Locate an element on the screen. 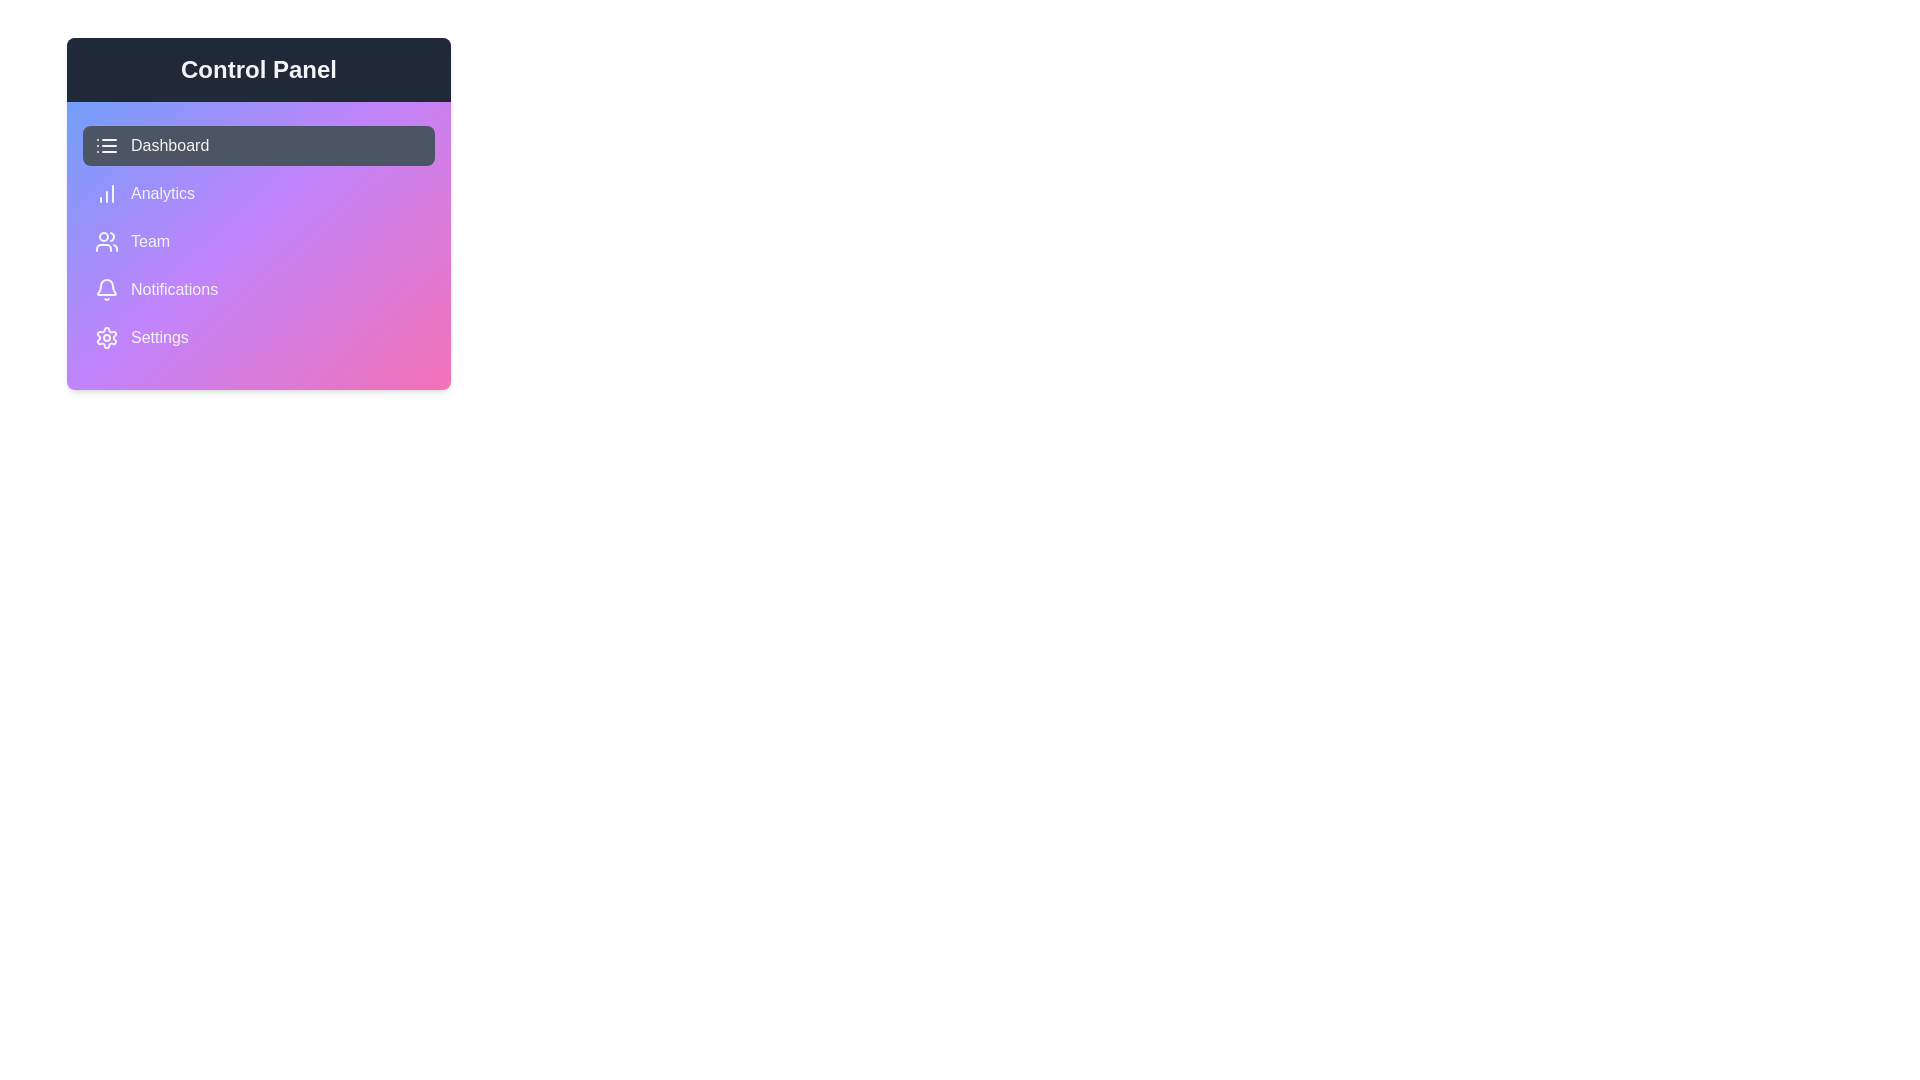  the bell-like icon representing notifications, which is the second sub-element in the Notifications button group, located to the left of the Notifications label is located at coordinates (105, 287).